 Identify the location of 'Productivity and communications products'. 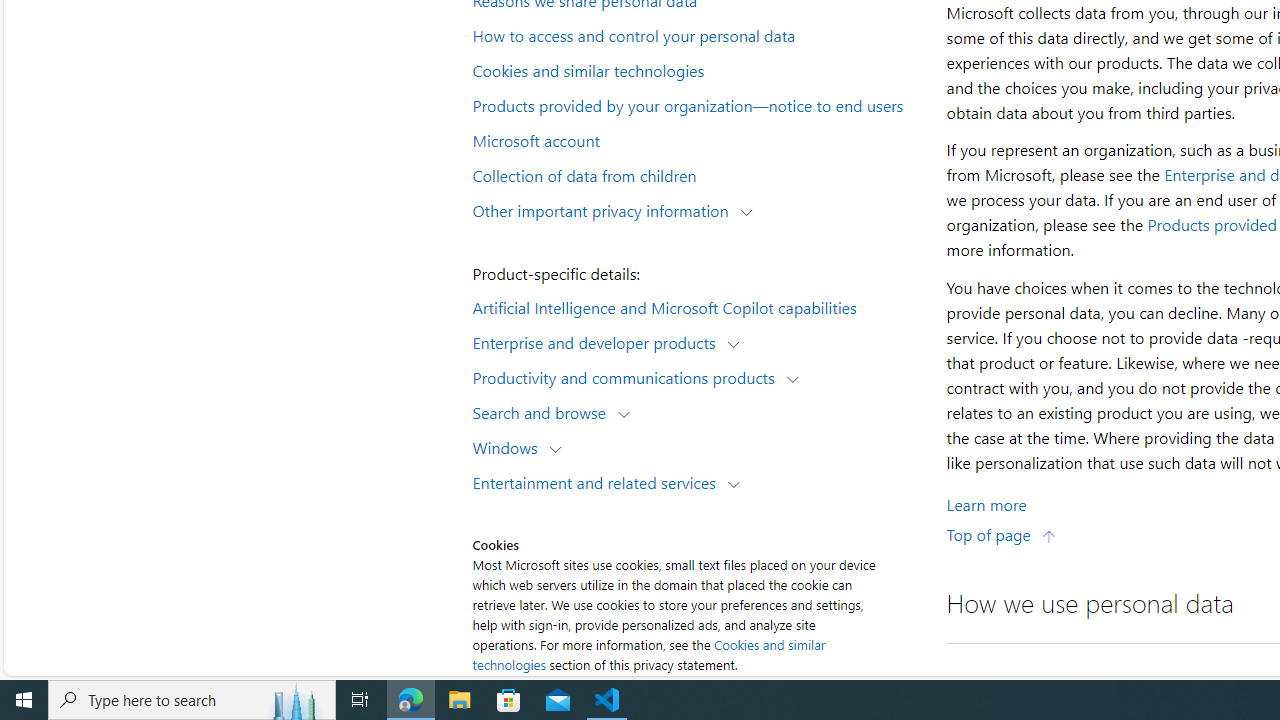
(627, 376).